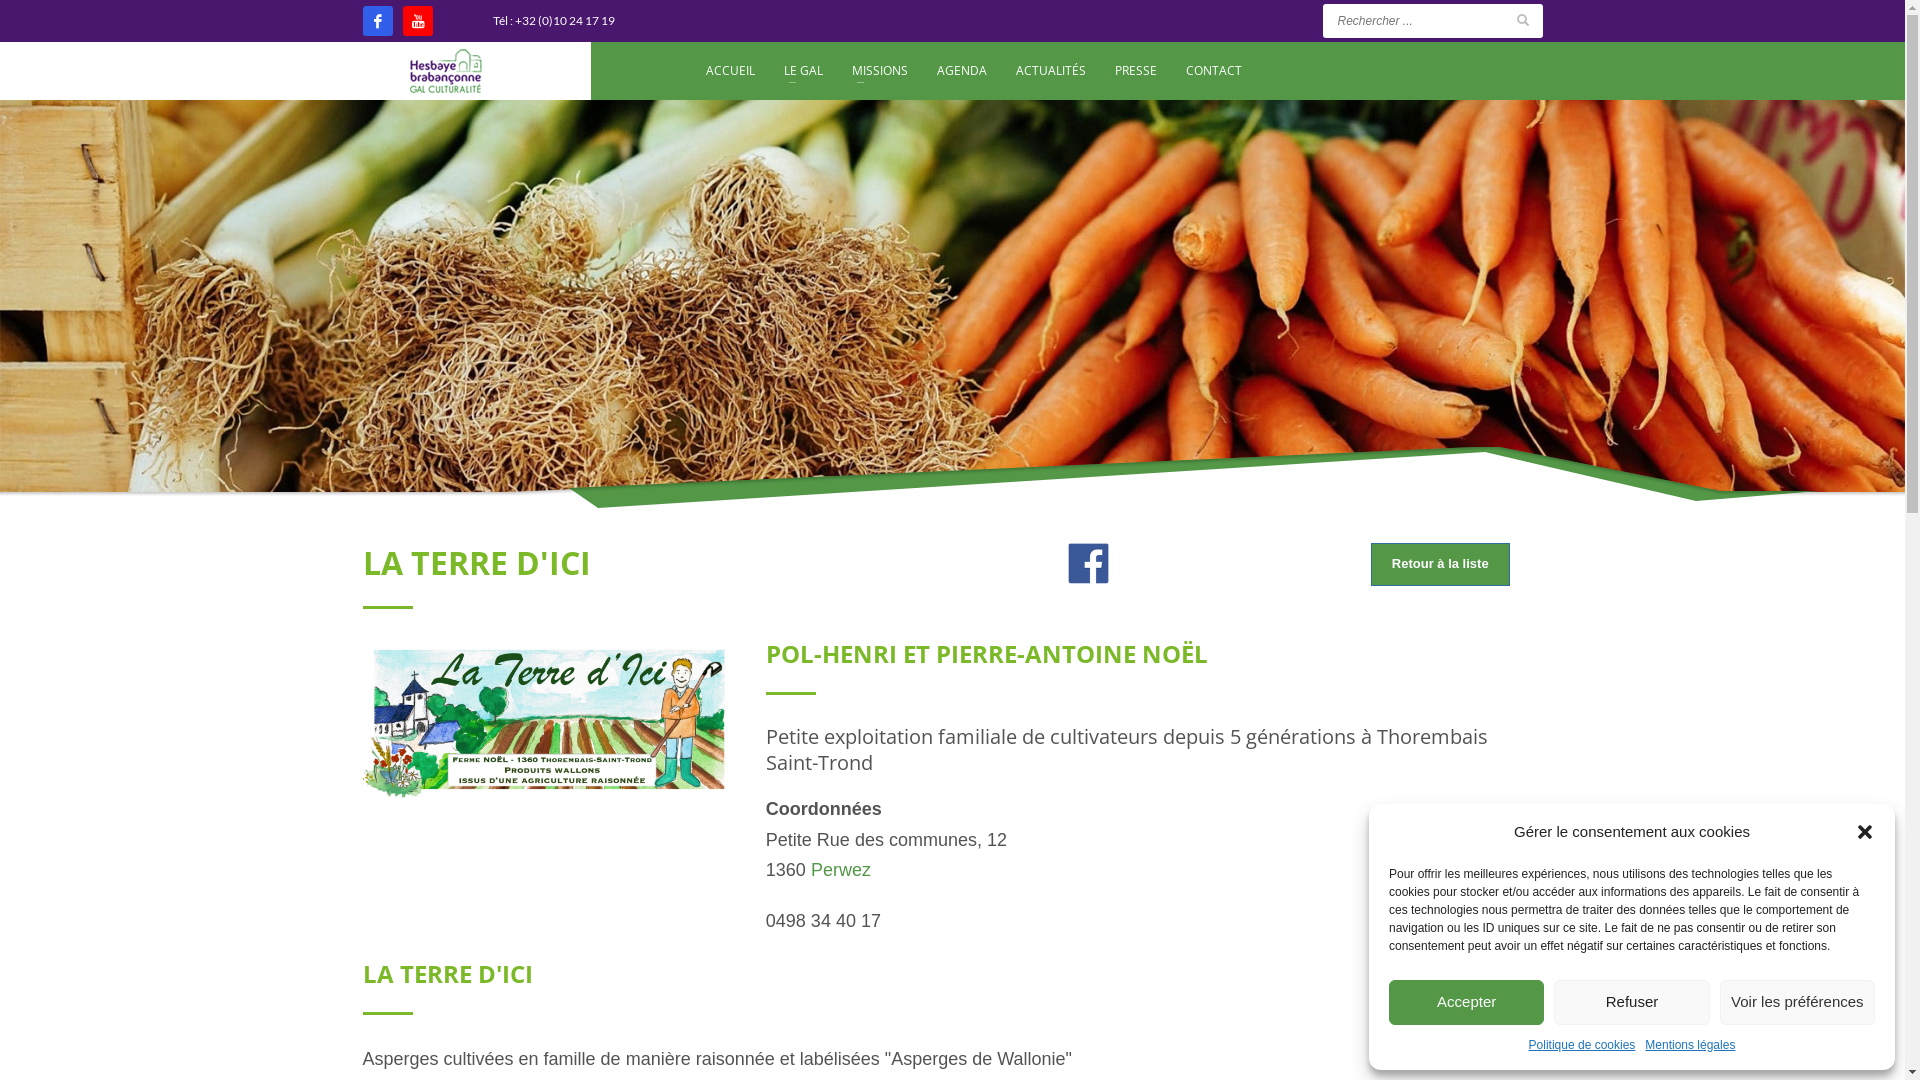 This screenshot has width=1920, height=1080. I want to click on 'Refuser', so click(1631, 1002).